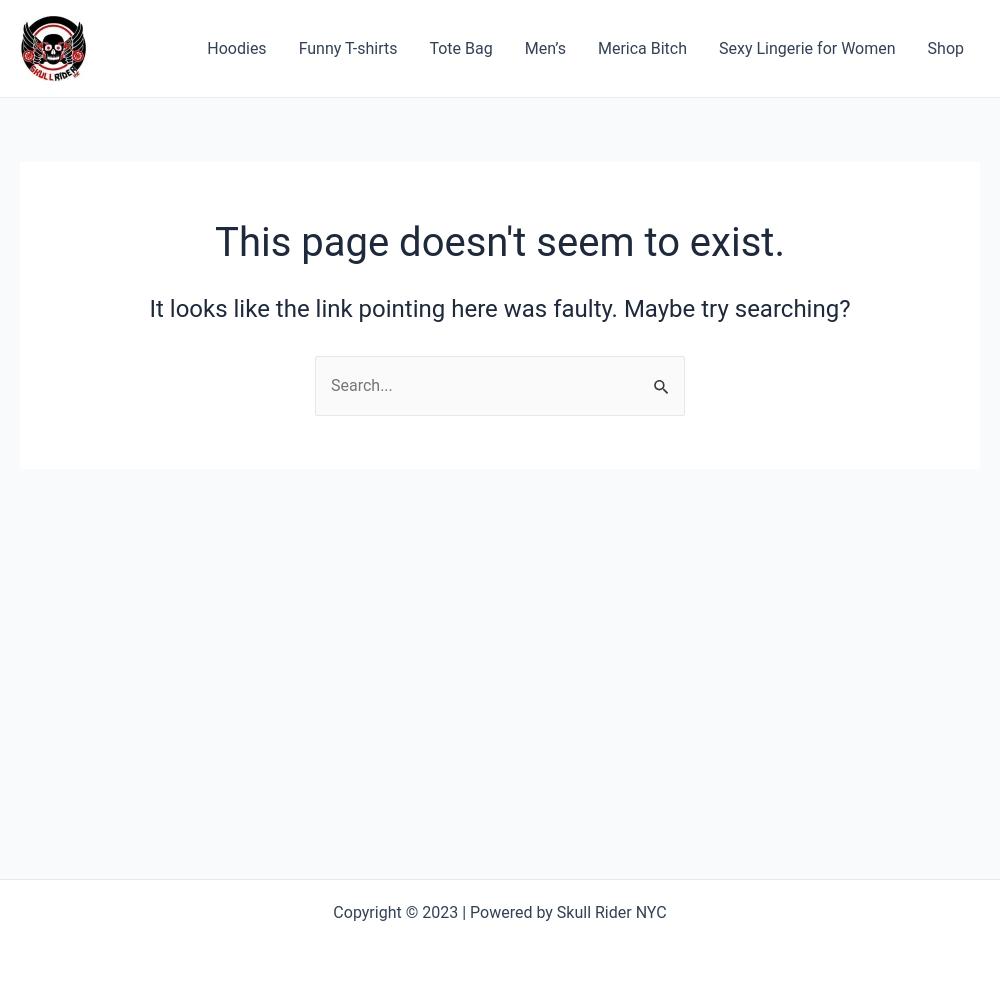  I want to click on 'Copyright © 2023  | Powered by Skull Rider NYC', so click(498, 912).